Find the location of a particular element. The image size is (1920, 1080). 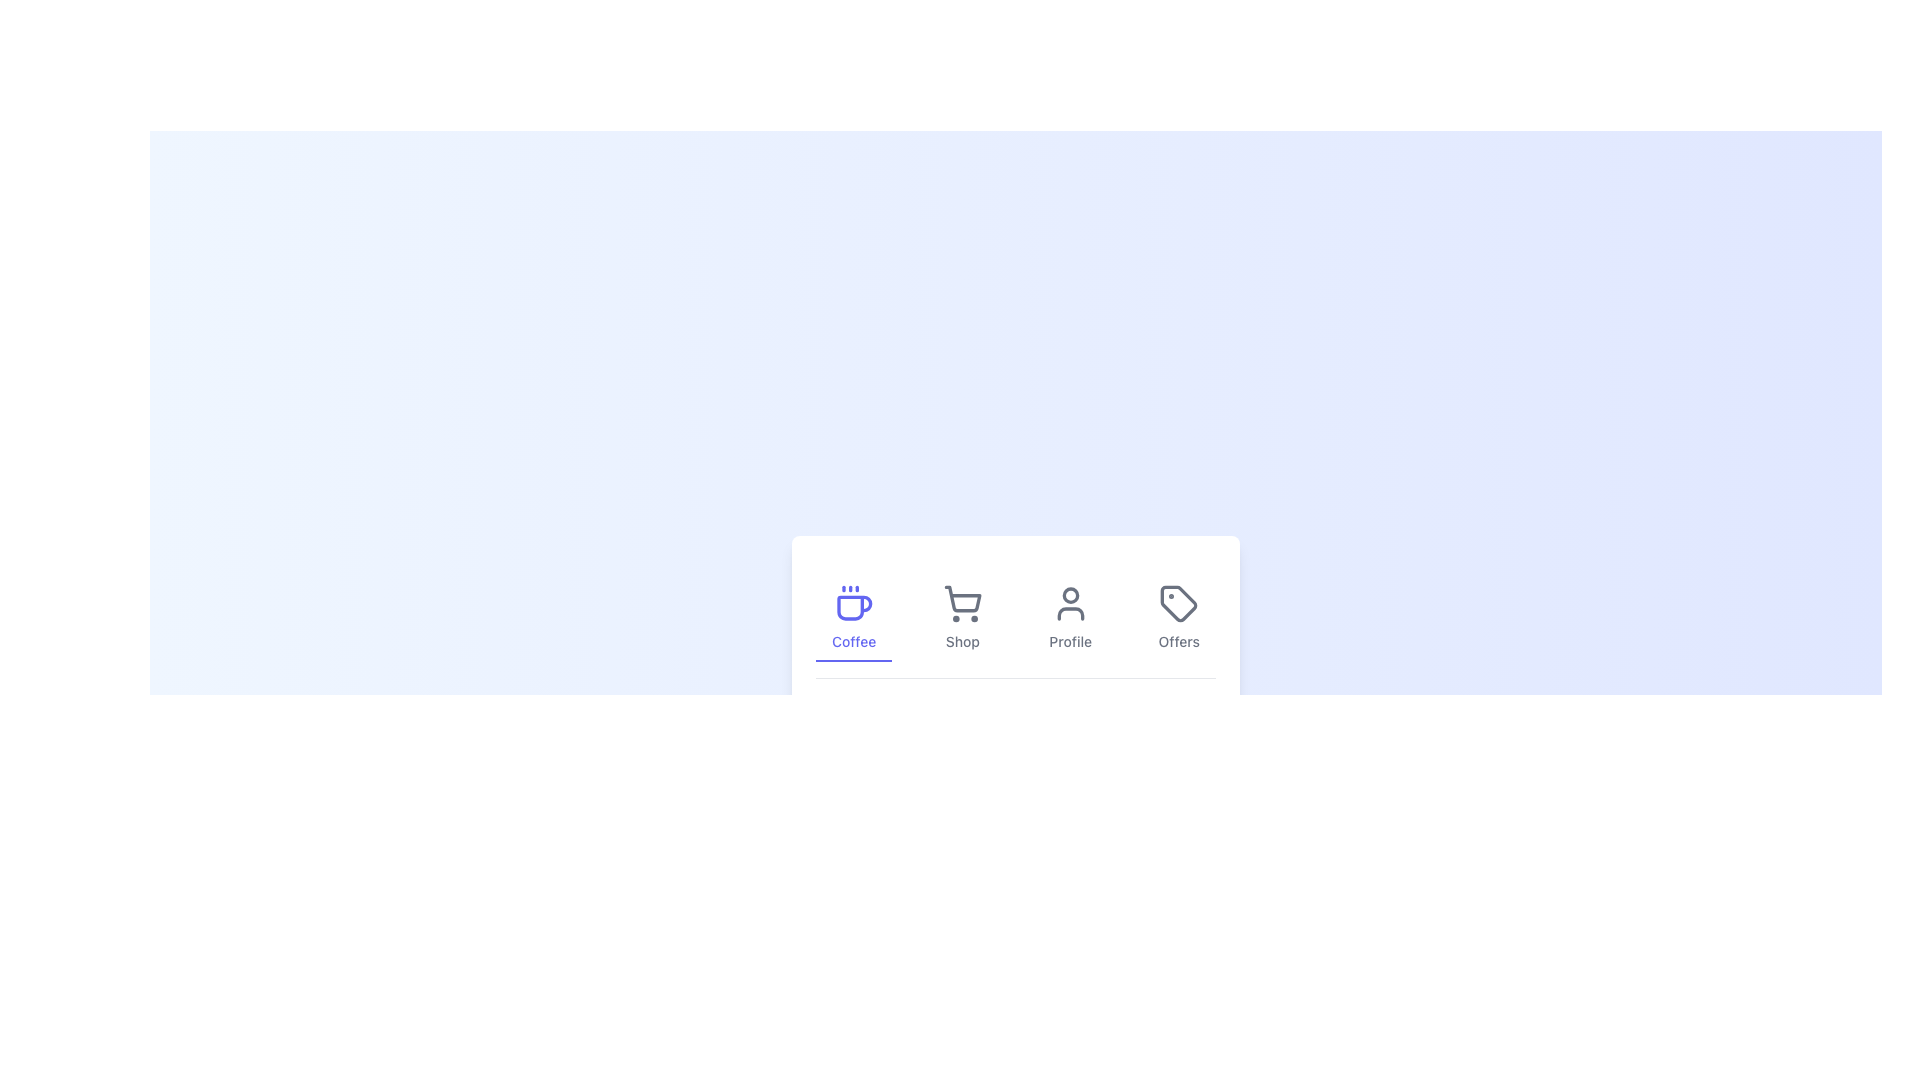

the third button in the navigation bar is located at coordinates (1069, 617).